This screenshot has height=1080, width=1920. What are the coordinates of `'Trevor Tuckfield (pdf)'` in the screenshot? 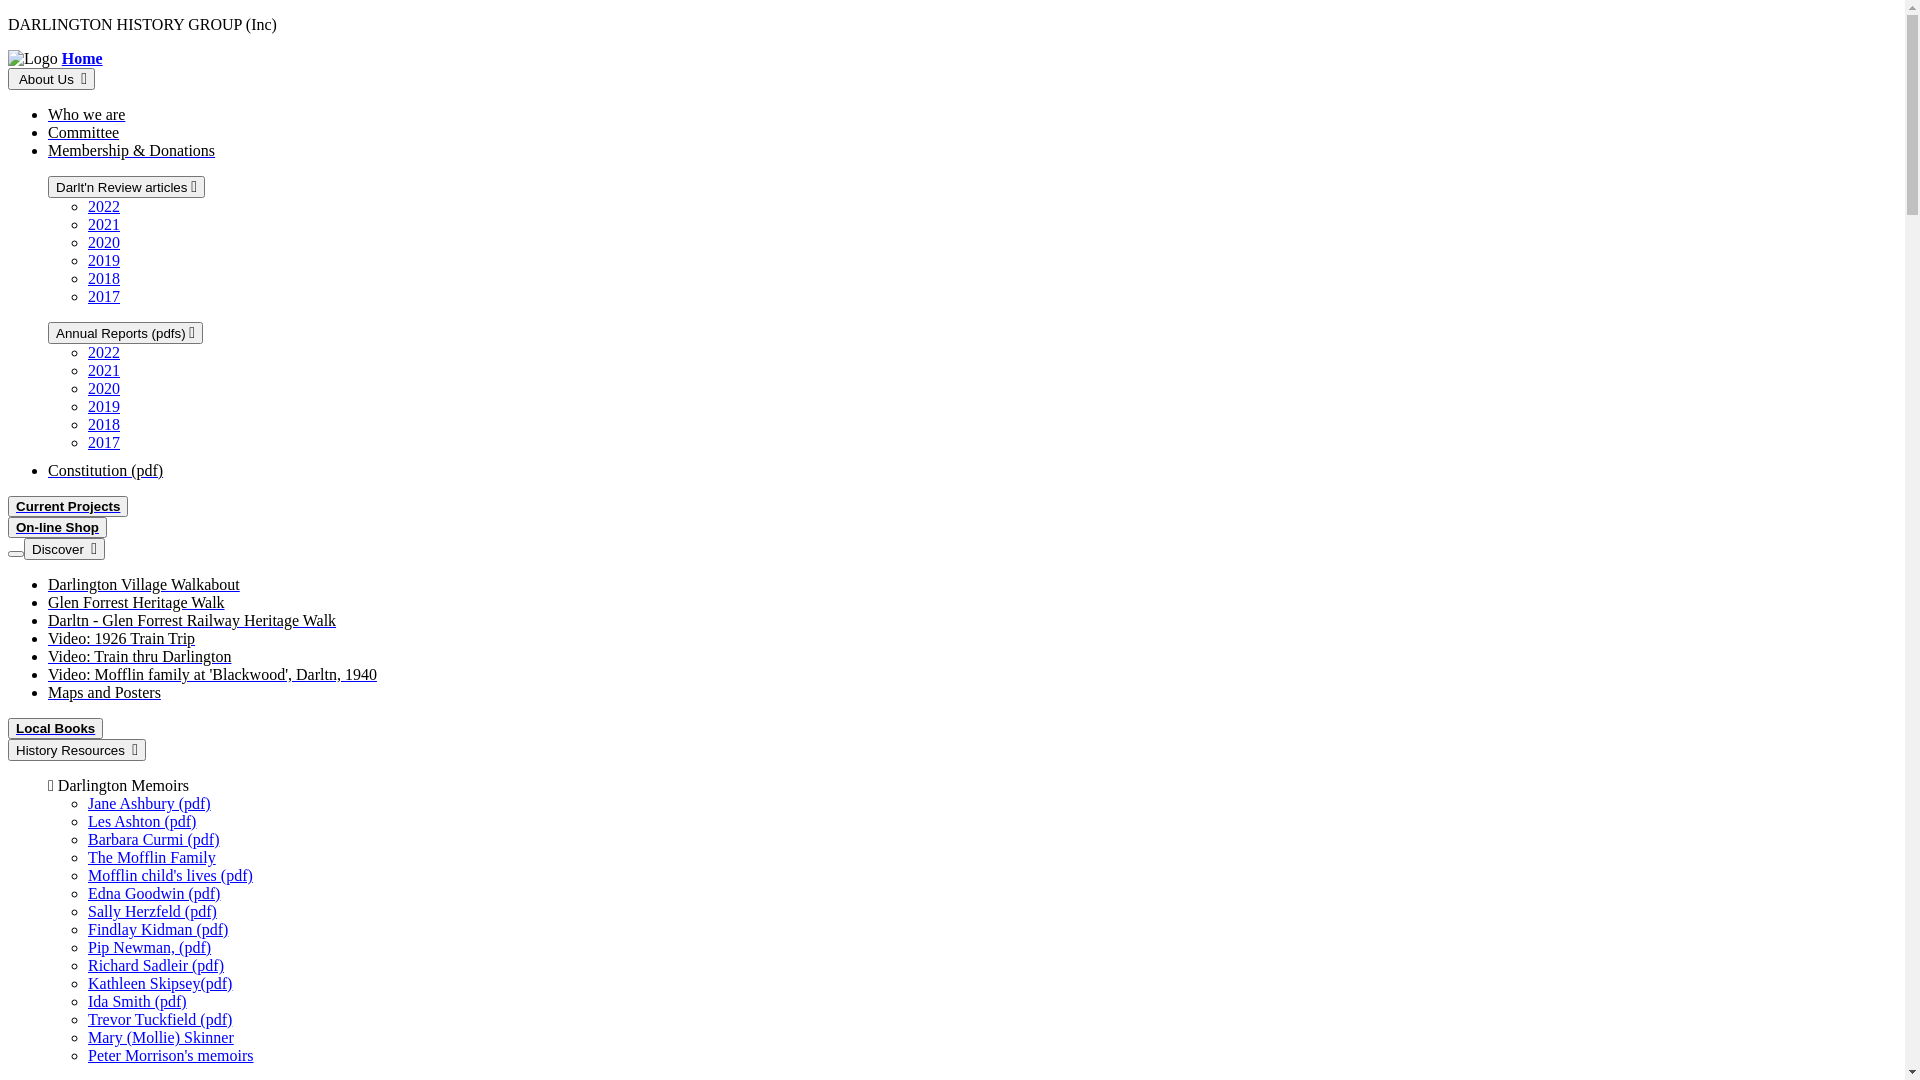 It's located at (158, 1019).